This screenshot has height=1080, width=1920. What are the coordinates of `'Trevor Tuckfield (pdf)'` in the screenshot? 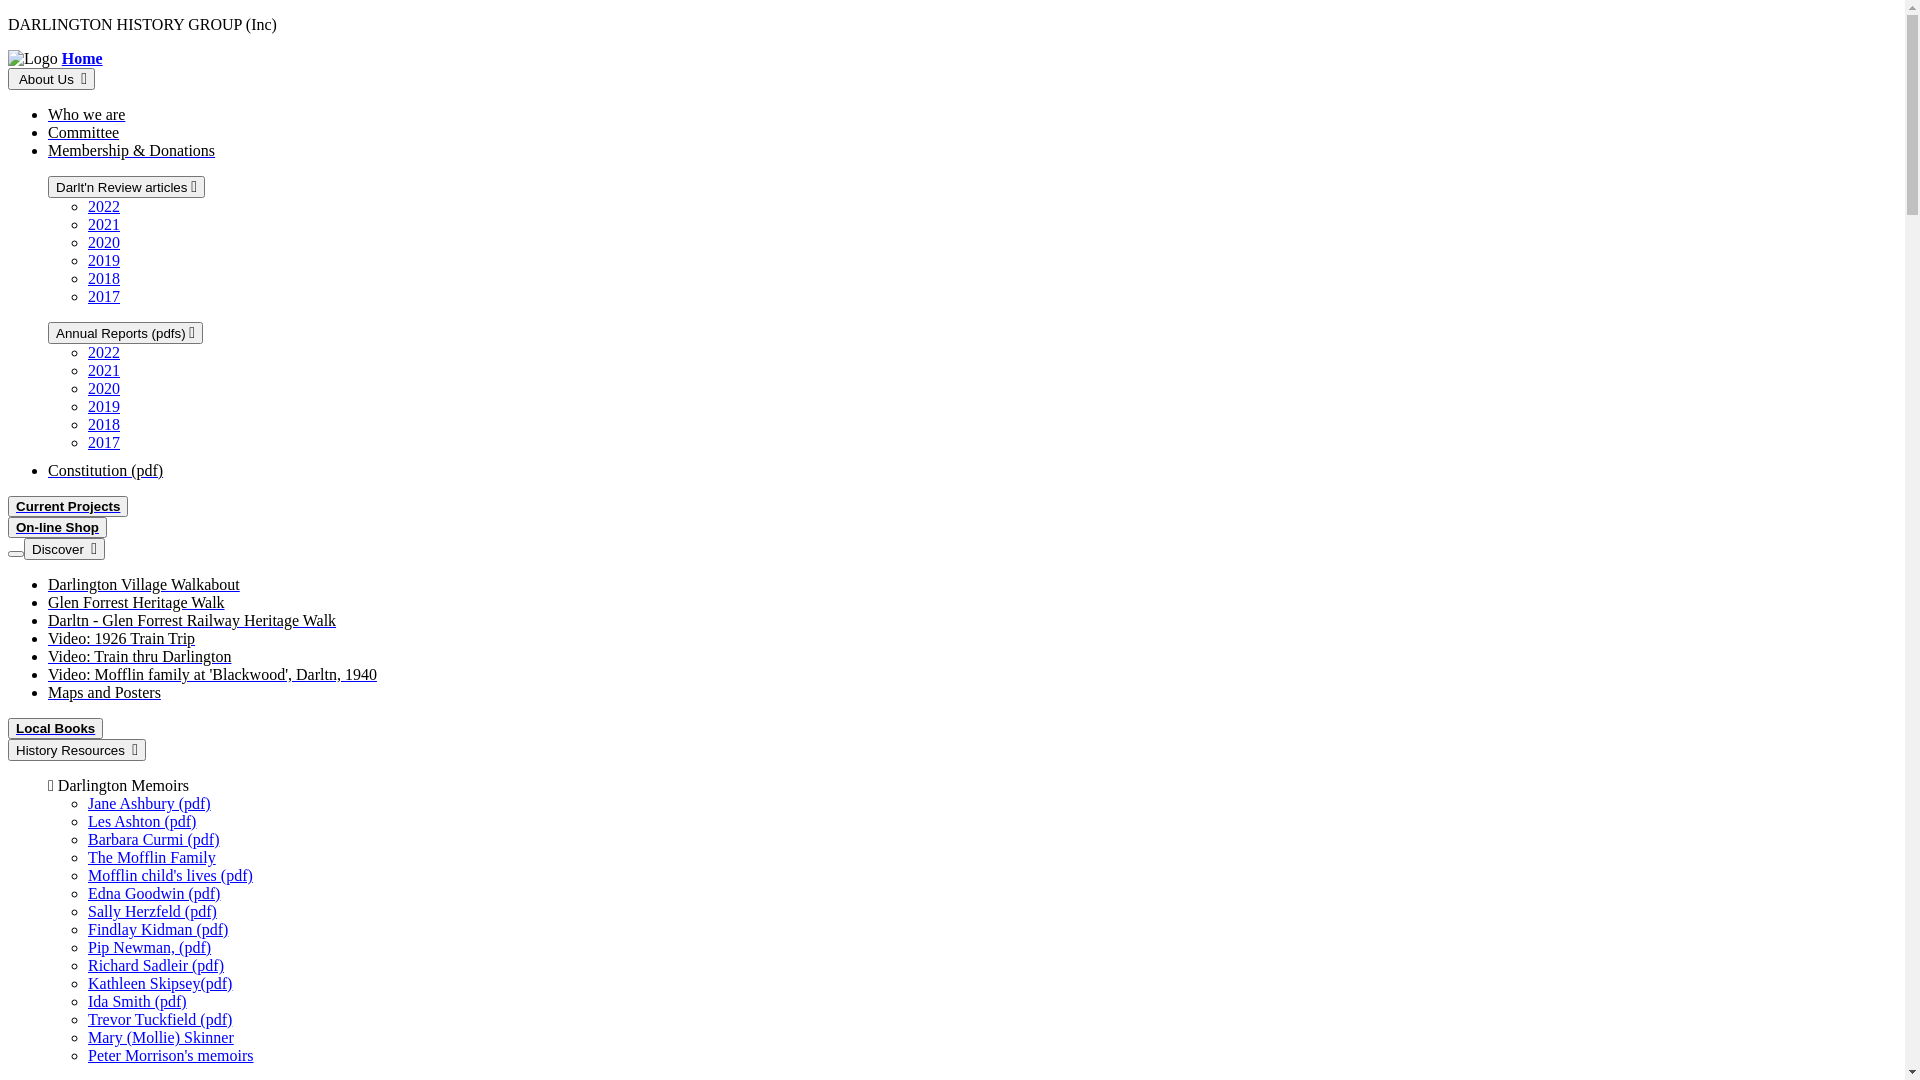 It's located at (158, 1019).